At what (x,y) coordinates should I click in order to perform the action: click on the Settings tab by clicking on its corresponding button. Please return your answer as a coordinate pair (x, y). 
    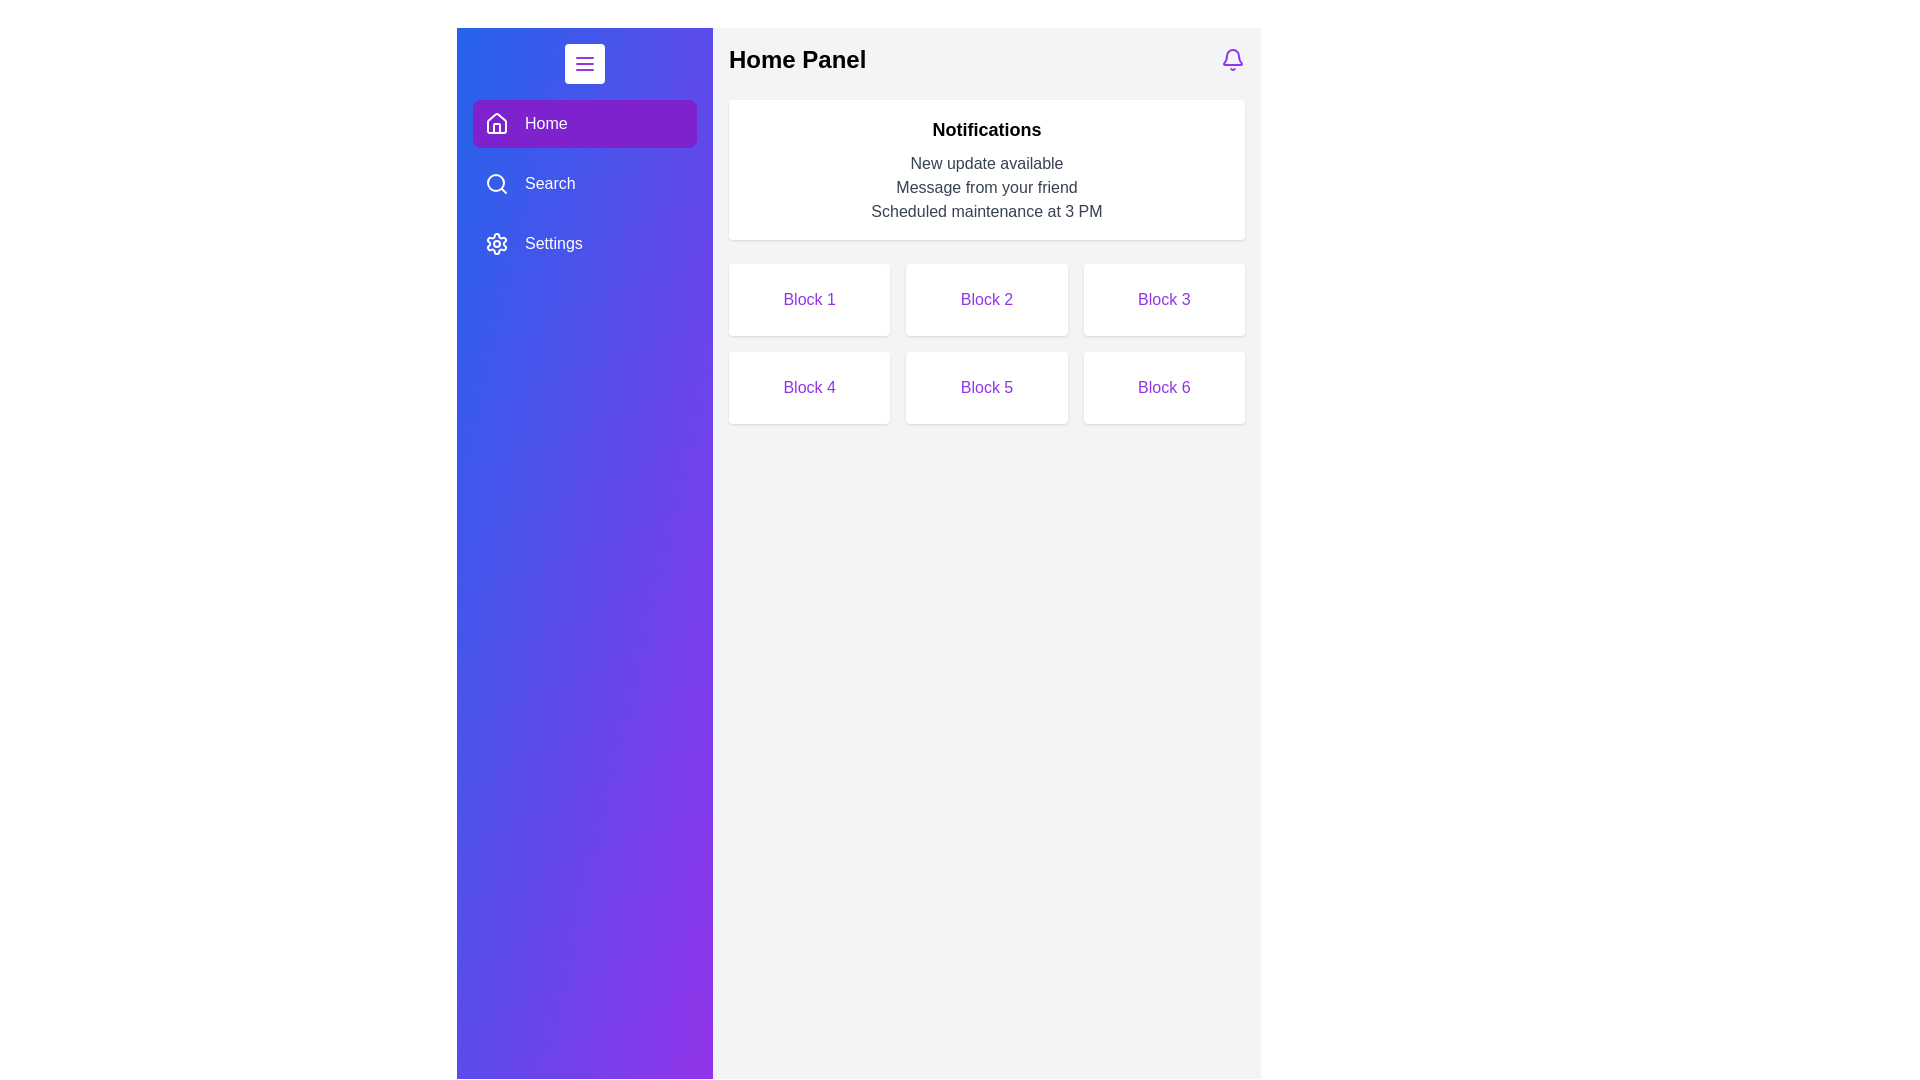
    Looking at the image, I should click on (584, 242).